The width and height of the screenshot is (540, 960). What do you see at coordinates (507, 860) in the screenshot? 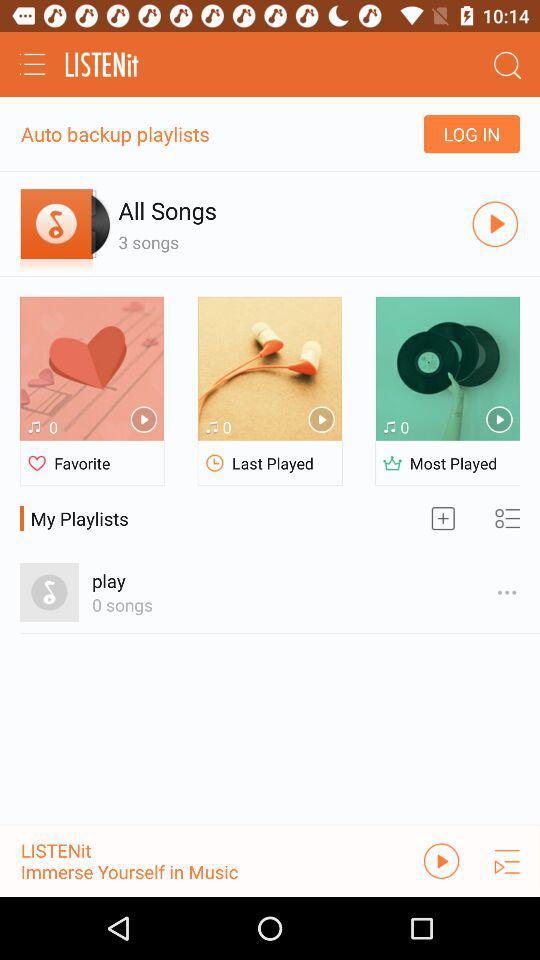
I see `the playlist icon in the bottom right` at bounding box center [507, 860].